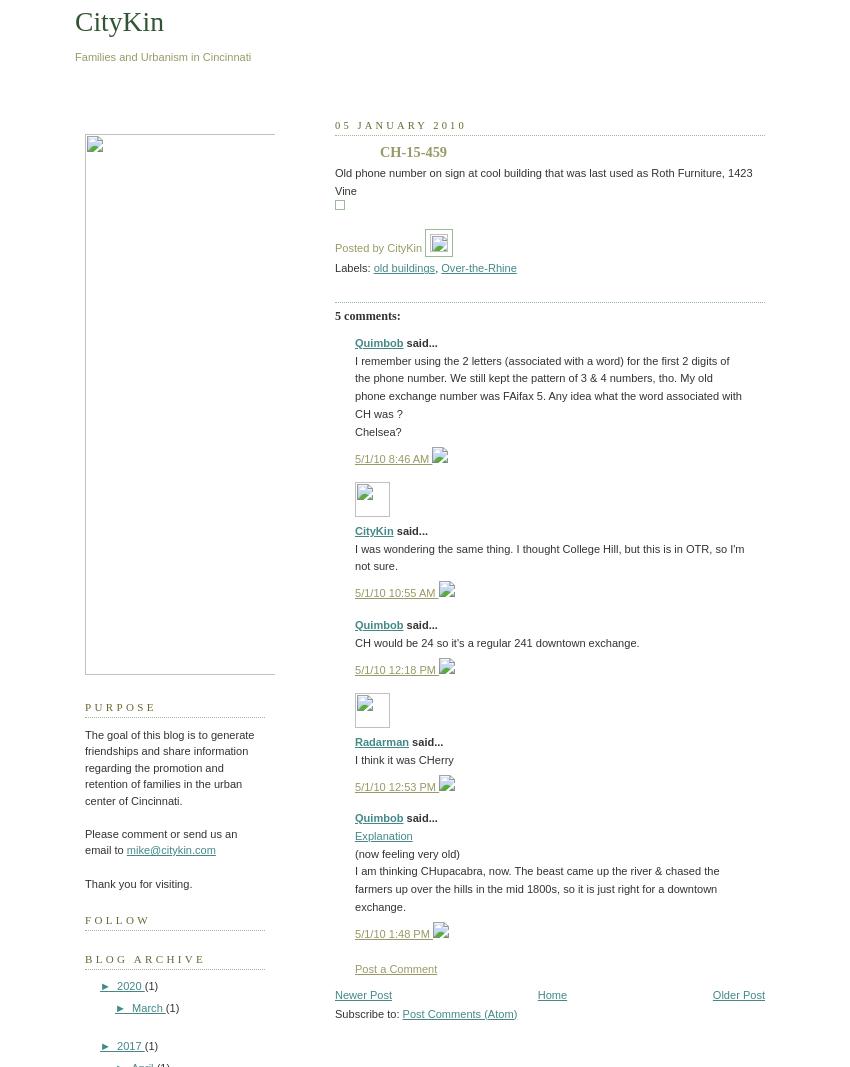  I want to click on 'Blog Archive', so click(145, 959).